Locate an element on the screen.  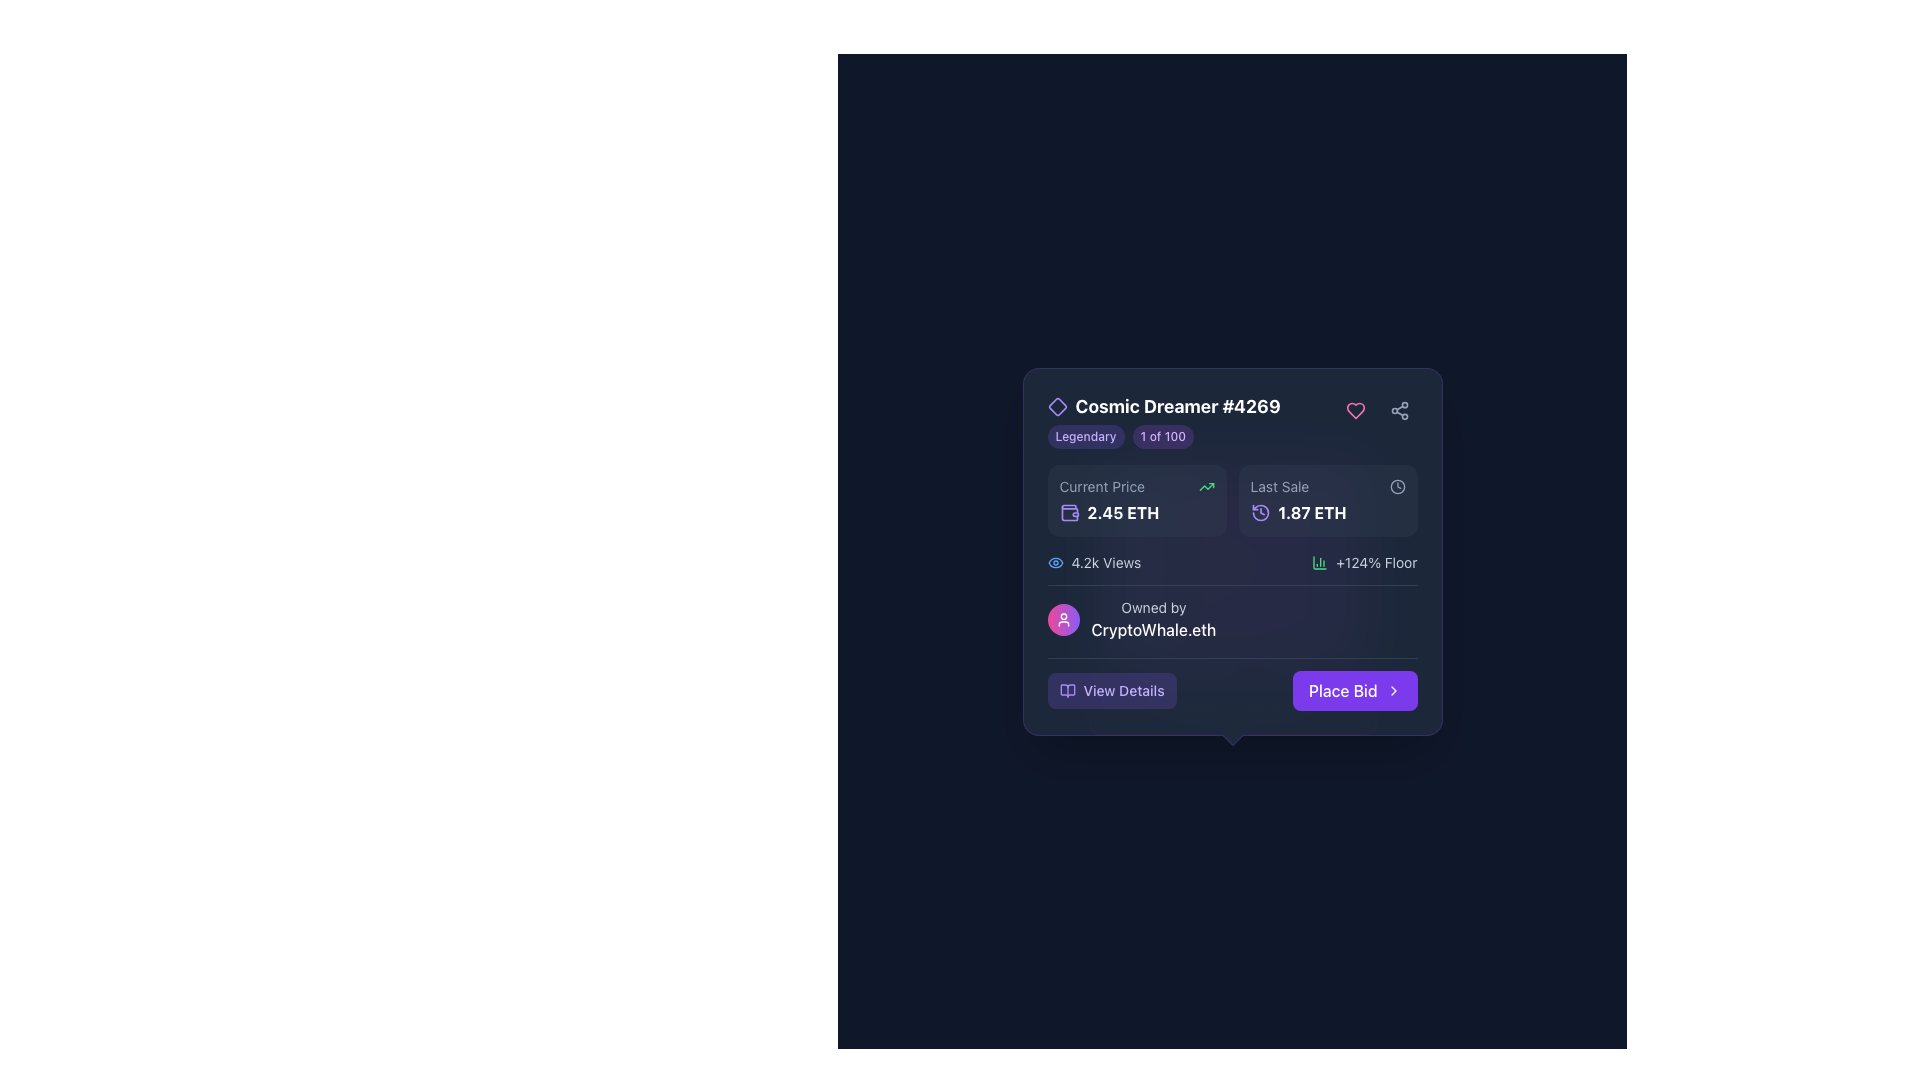
the Informational Display that shows the item's view count, floor percentage increase, and ownership details, located centrally under the price information and above the action buttons is located at coordinates (1231, 596).